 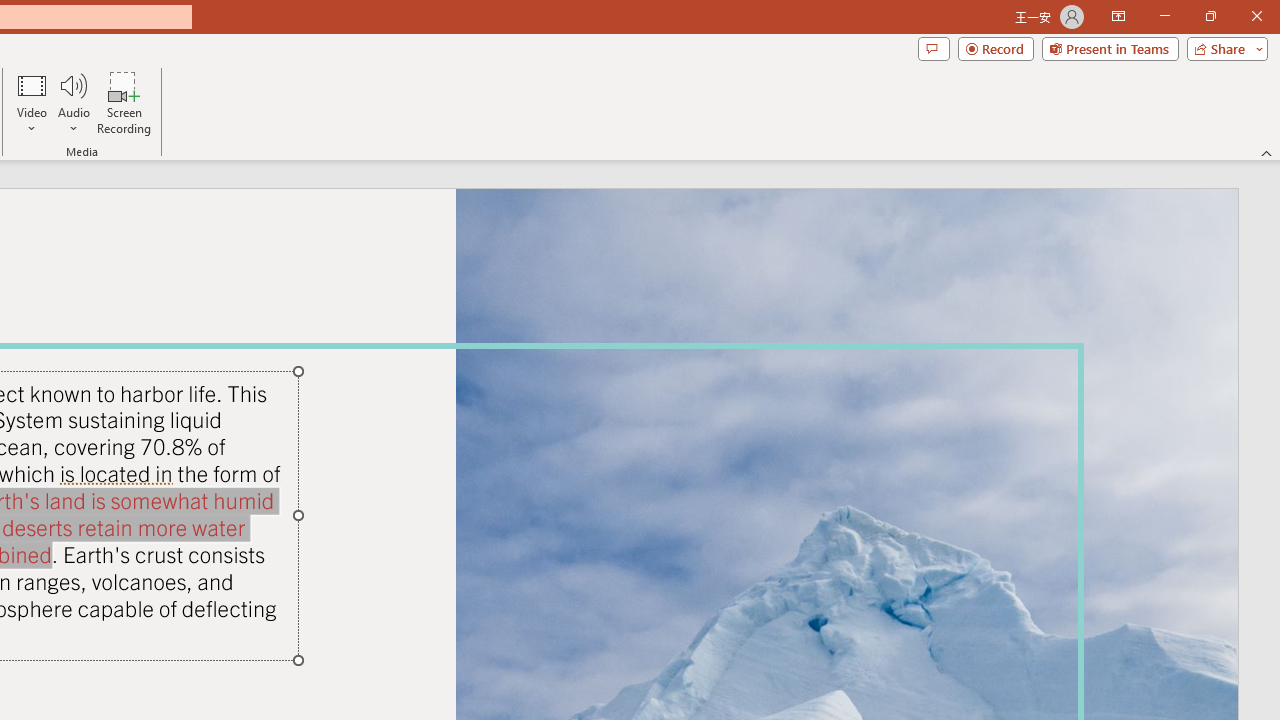 I want to click on 'Screen Recording...', so click(x=123, y=103).